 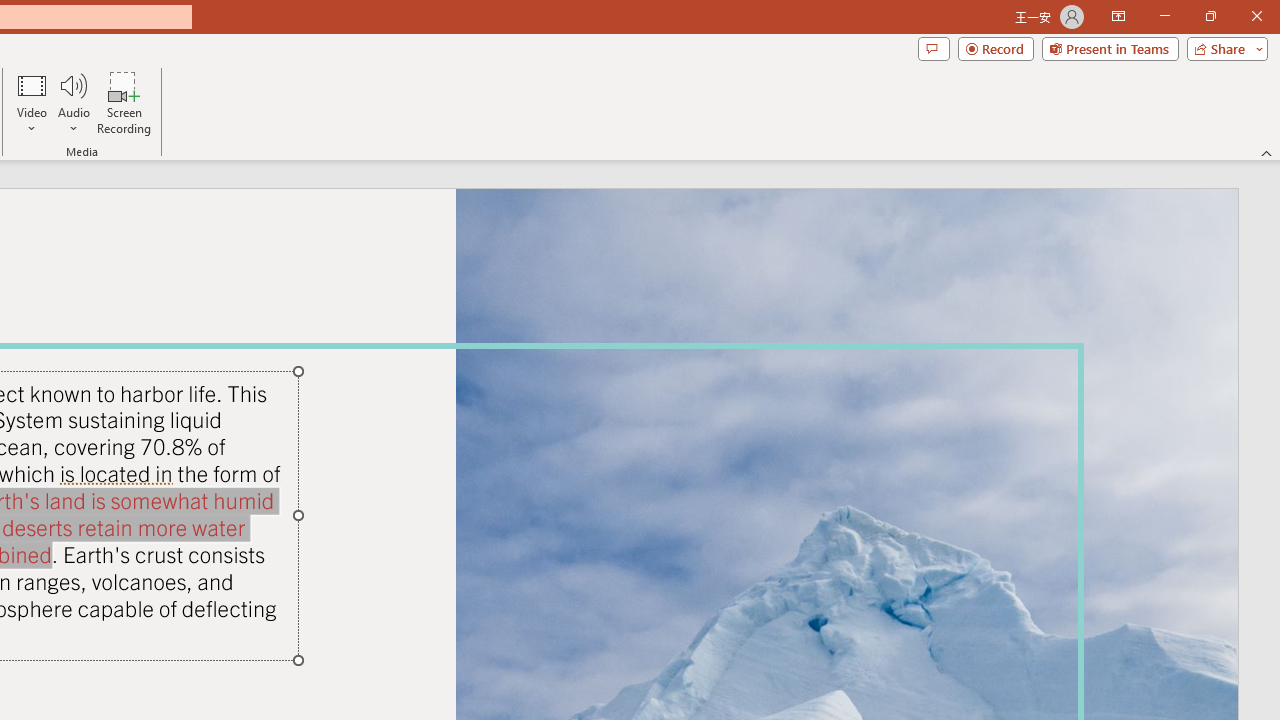 I want to click on 'Screen Recording...', so click(x=123, y=103).